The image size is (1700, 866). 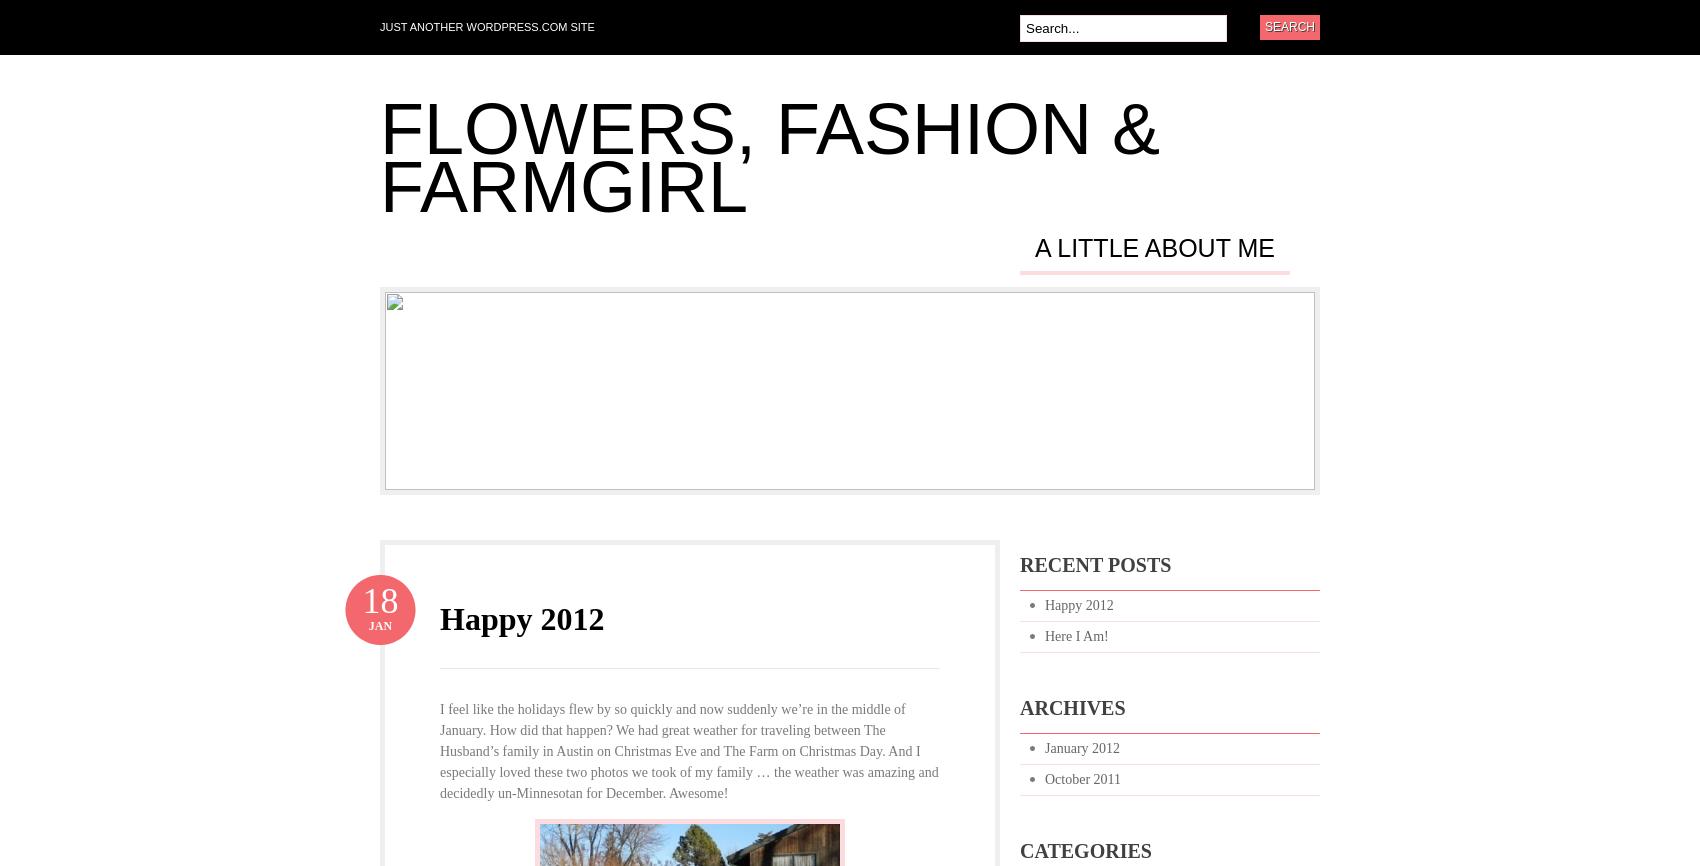 I want to click on 'October 2011', so click(x=1083, y=778).